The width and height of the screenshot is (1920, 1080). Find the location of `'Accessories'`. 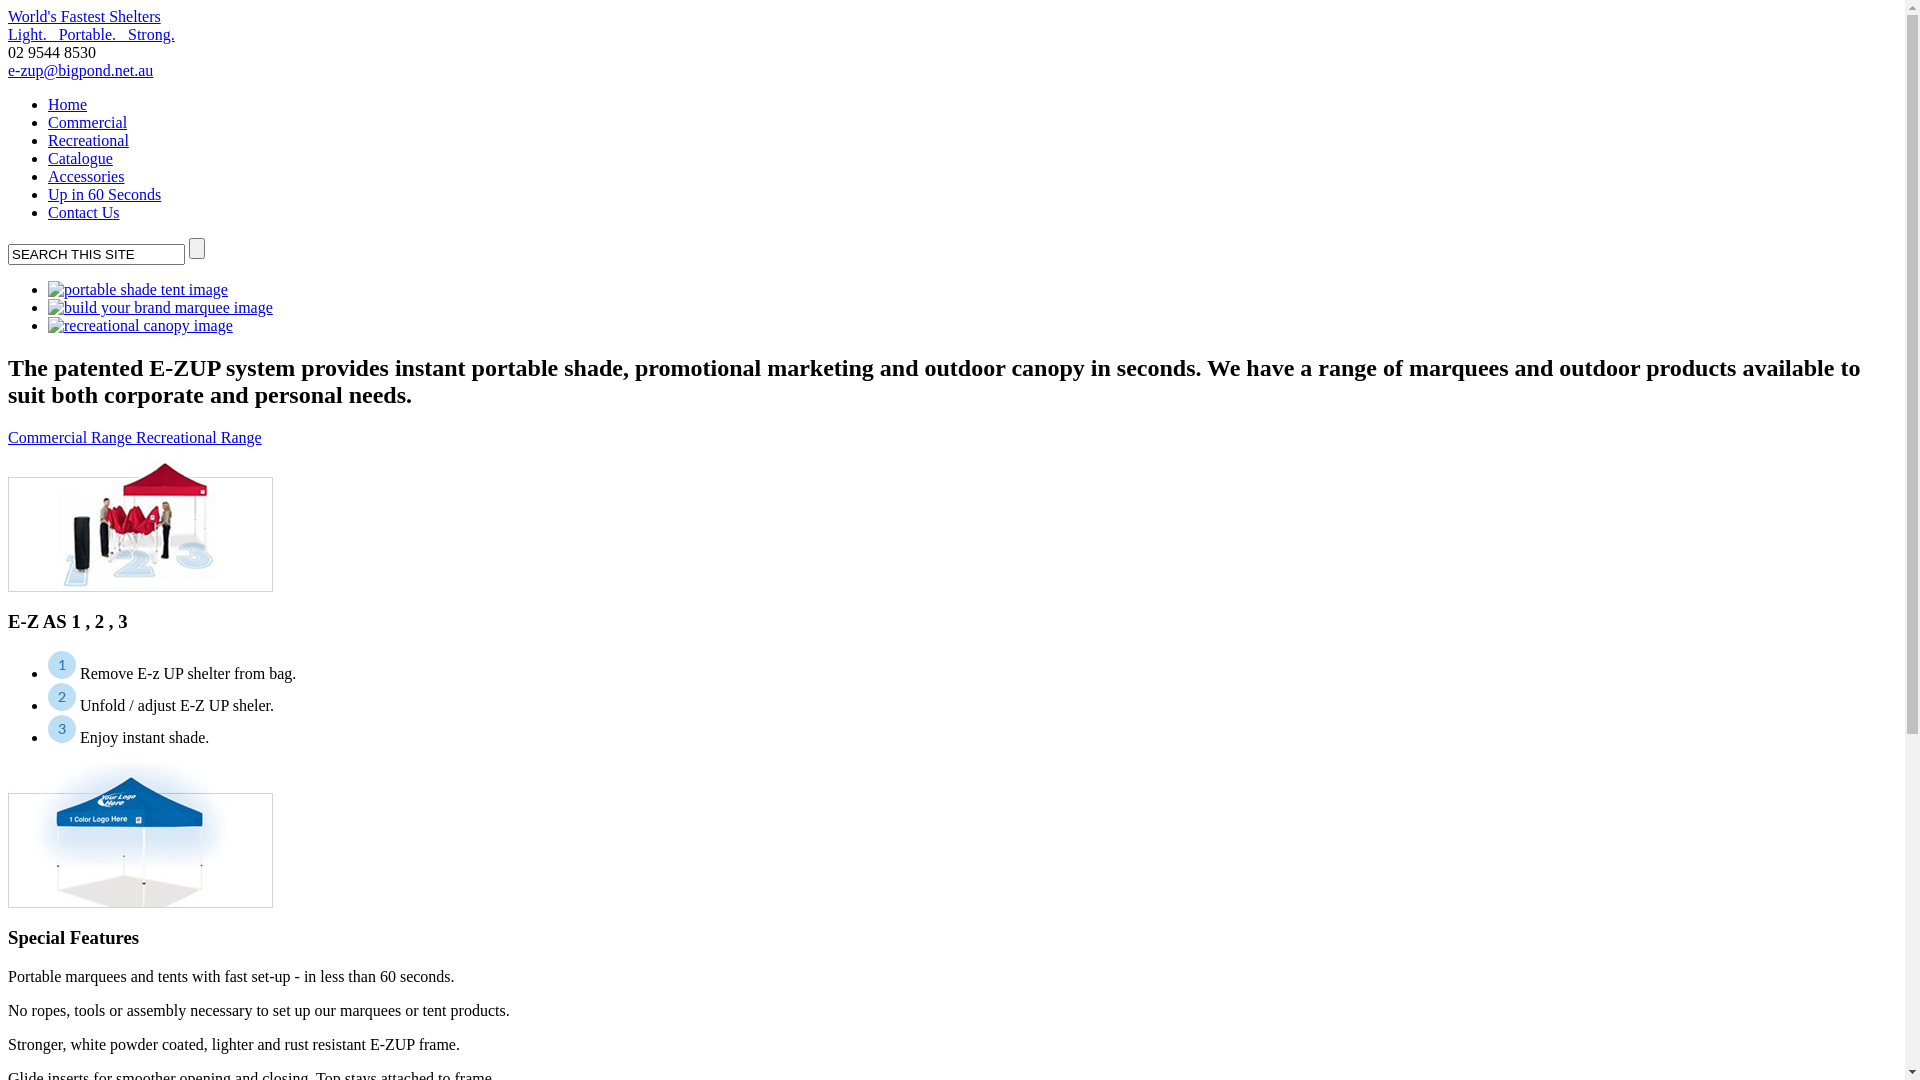

'Accessories' is located at coordinates (85, 175).